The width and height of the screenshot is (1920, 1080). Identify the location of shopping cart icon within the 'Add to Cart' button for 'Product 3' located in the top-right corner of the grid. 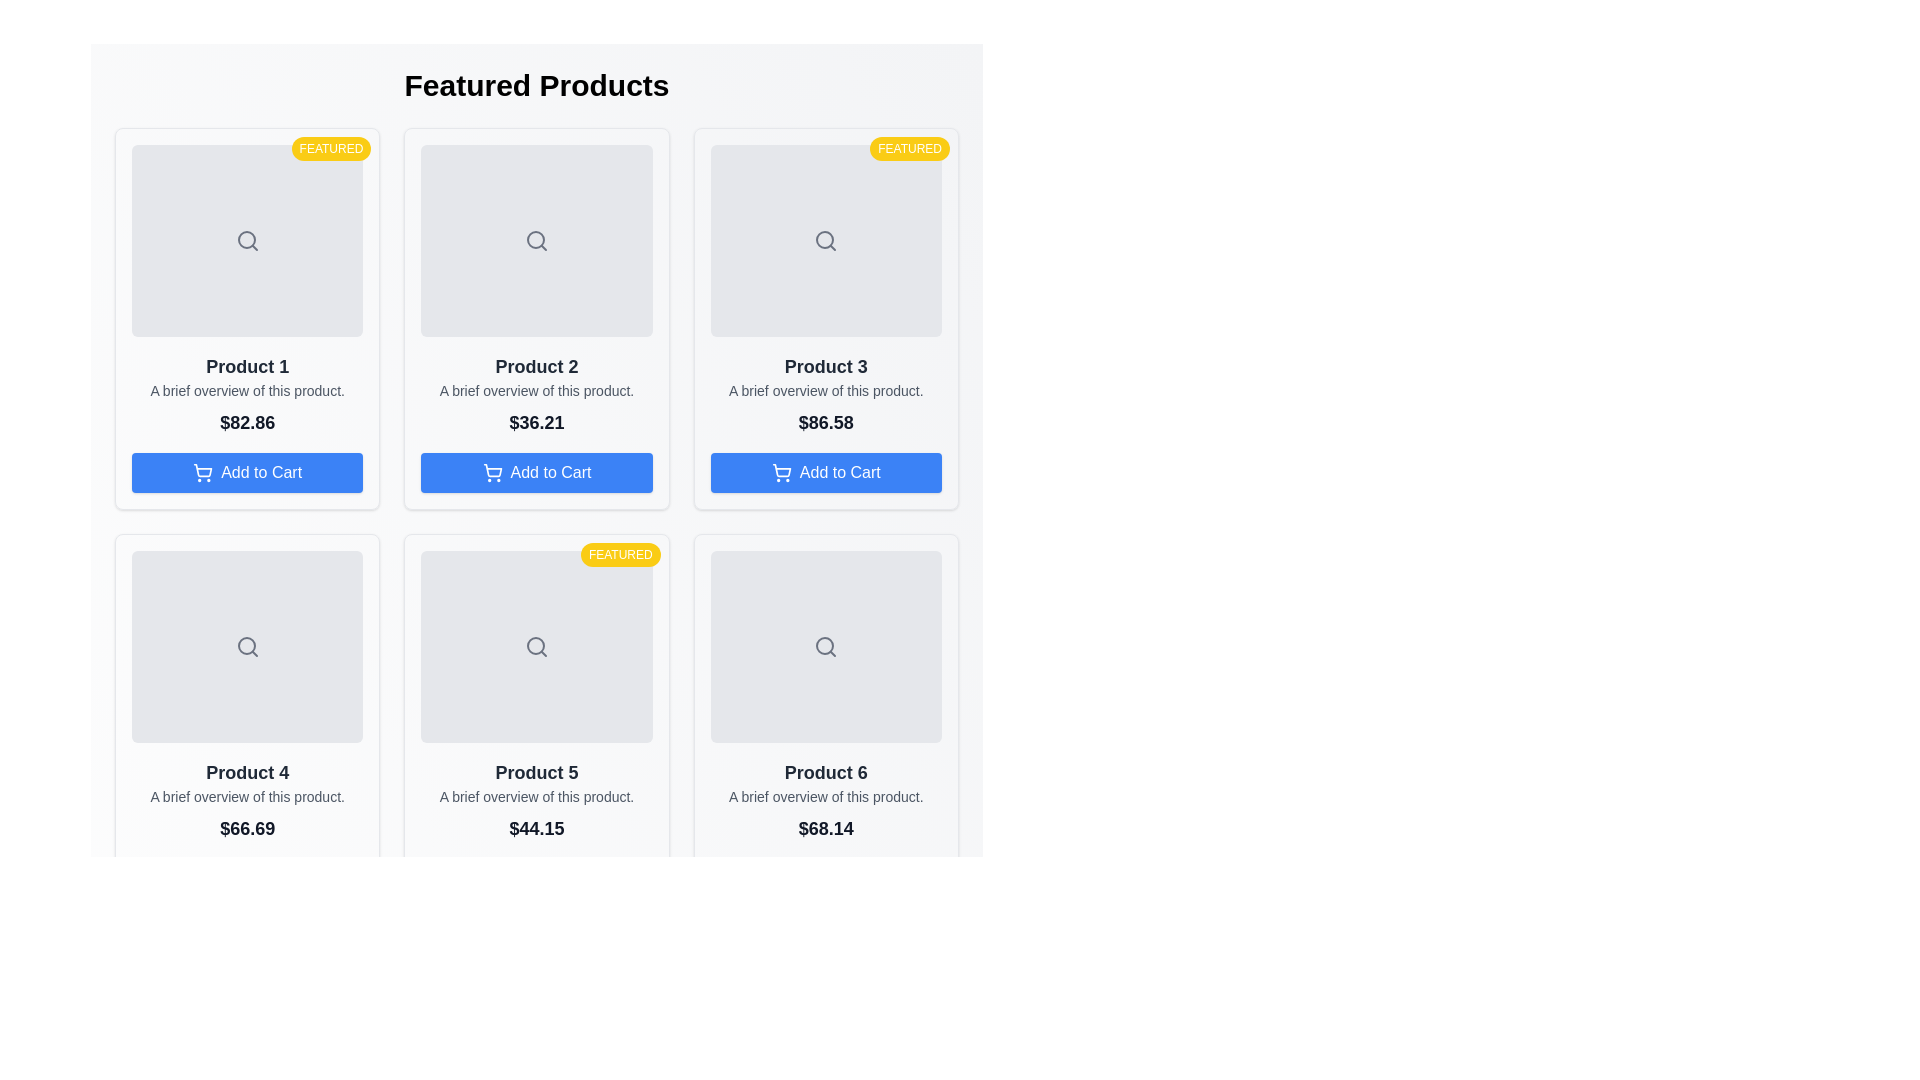
(780, 473).